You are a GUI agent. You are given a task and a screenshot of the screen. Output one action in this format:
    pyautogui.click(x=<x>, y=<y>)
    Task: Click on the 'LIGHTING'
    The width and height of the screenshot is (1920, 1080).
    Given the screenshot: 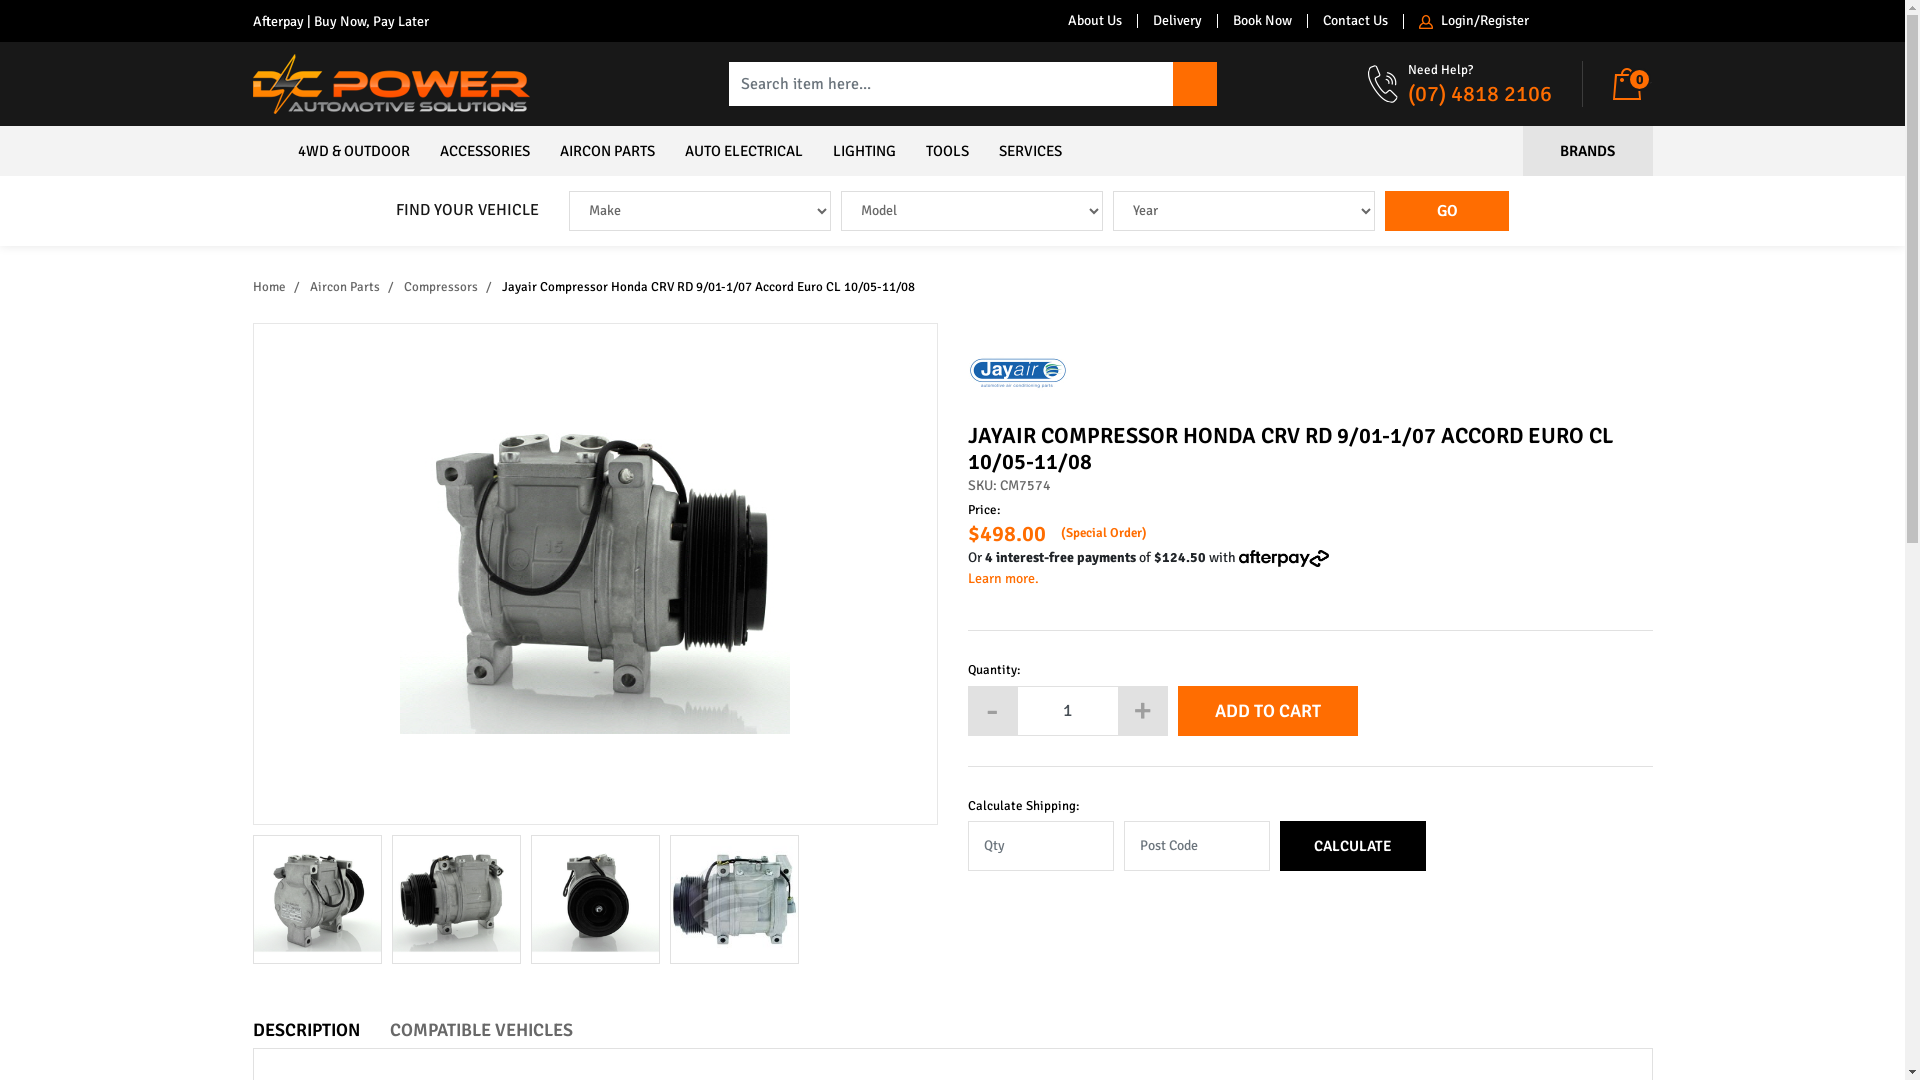 What is the action you would take?
    pyautogui.click(x=817, y=149)
    